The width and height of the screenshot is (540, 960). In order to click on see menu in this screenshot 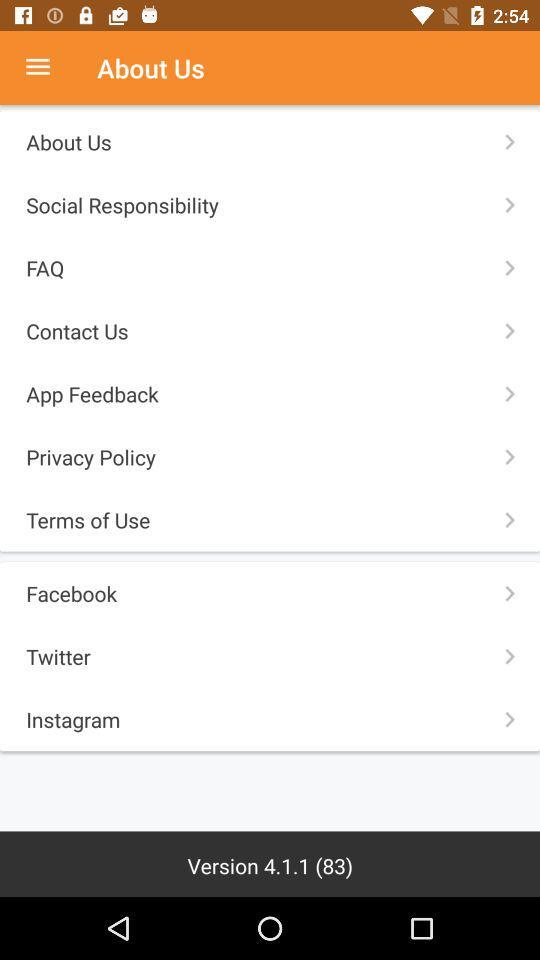, I will do `click(48, 68)`.